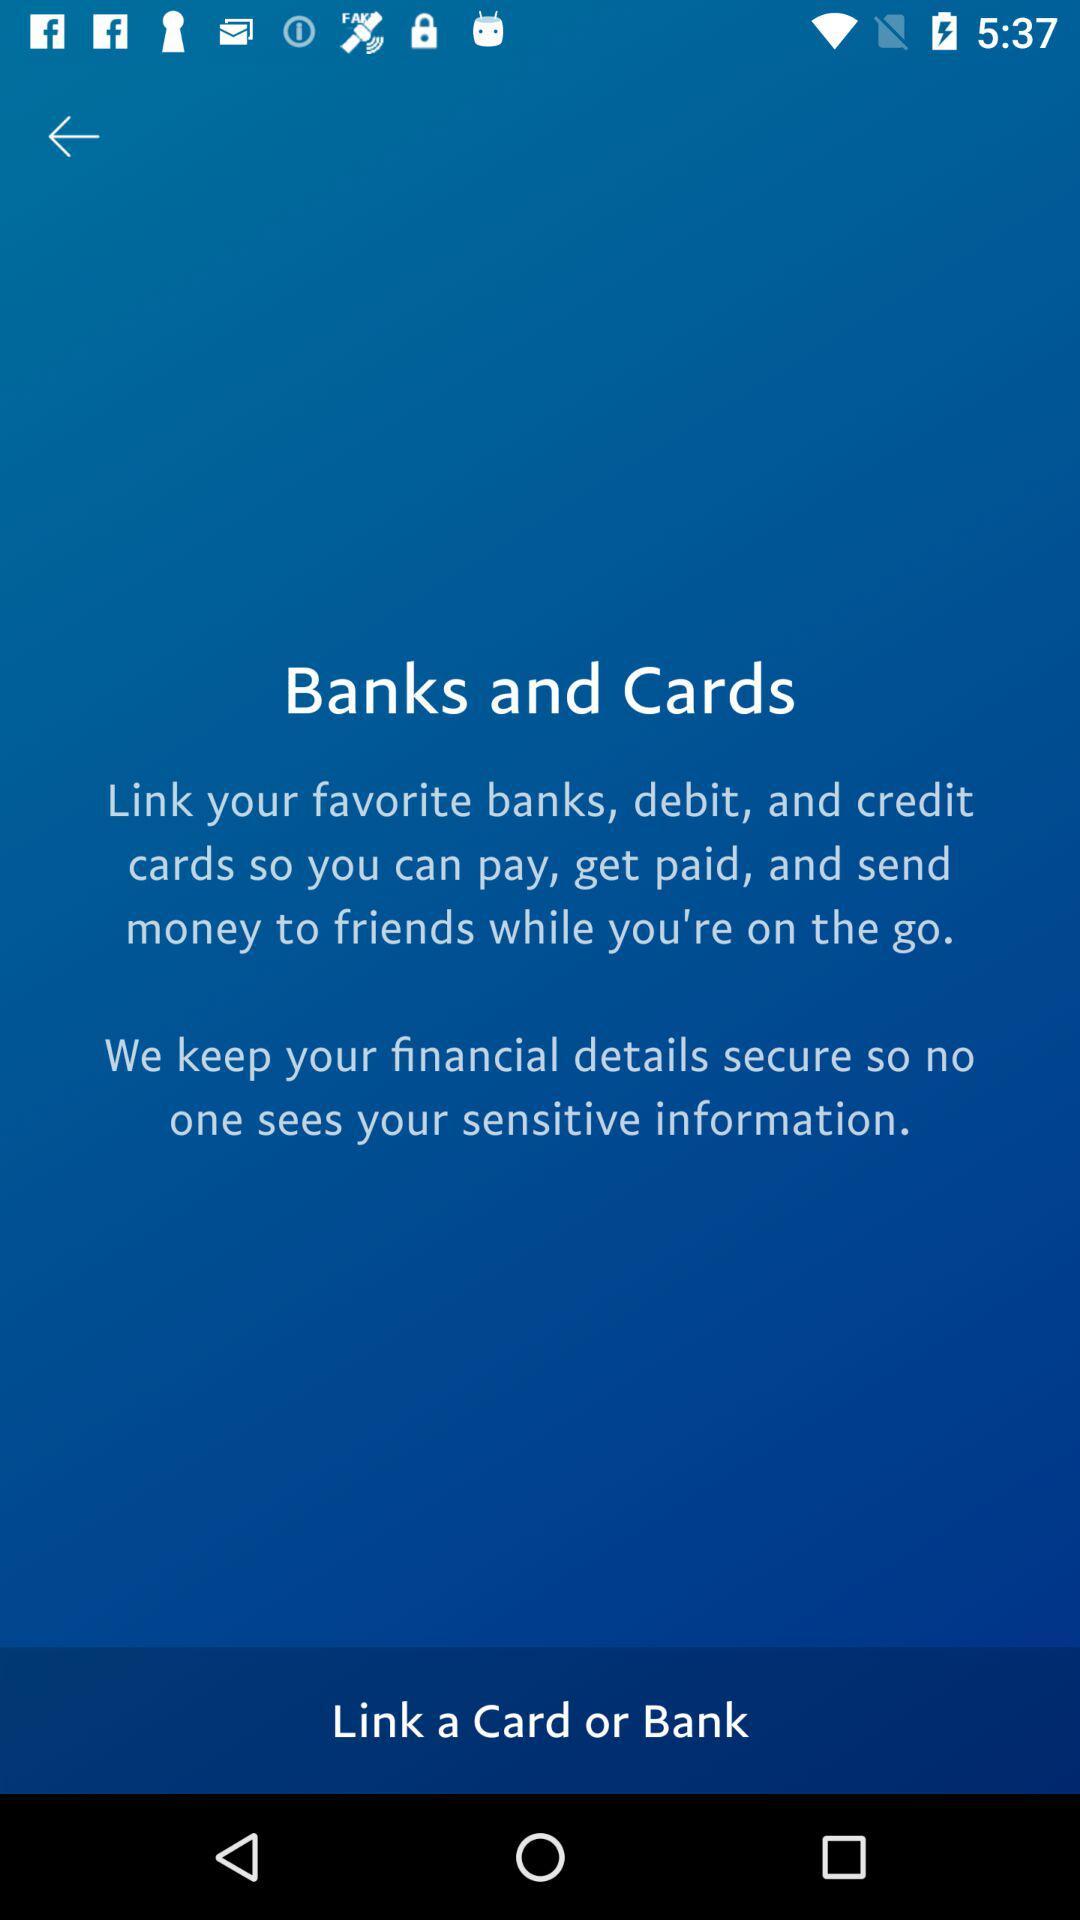 This screenshot has width=1080, height=1920. What do you see at coordinates (72, 135) in the screenshot?
I see `the item at the top left corner` at bounding box center [72, 135].